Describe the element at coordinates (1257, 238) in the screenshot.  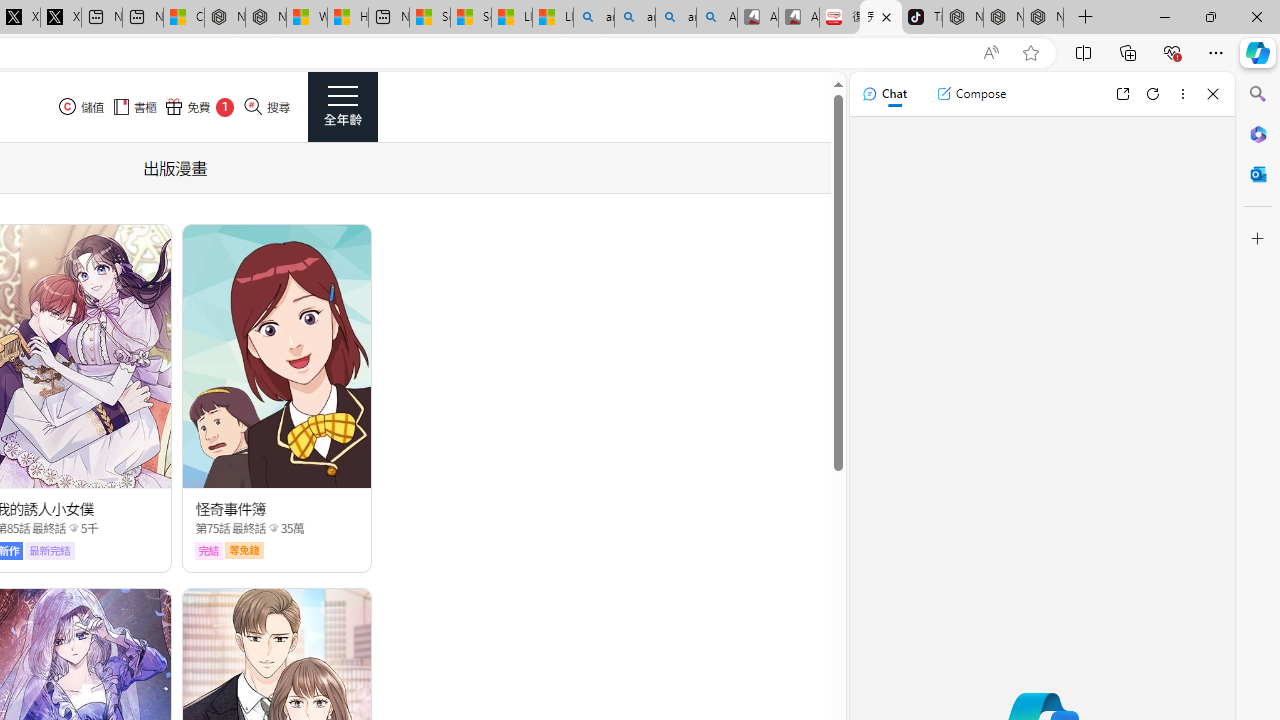
I see `'Customize'` at that location.